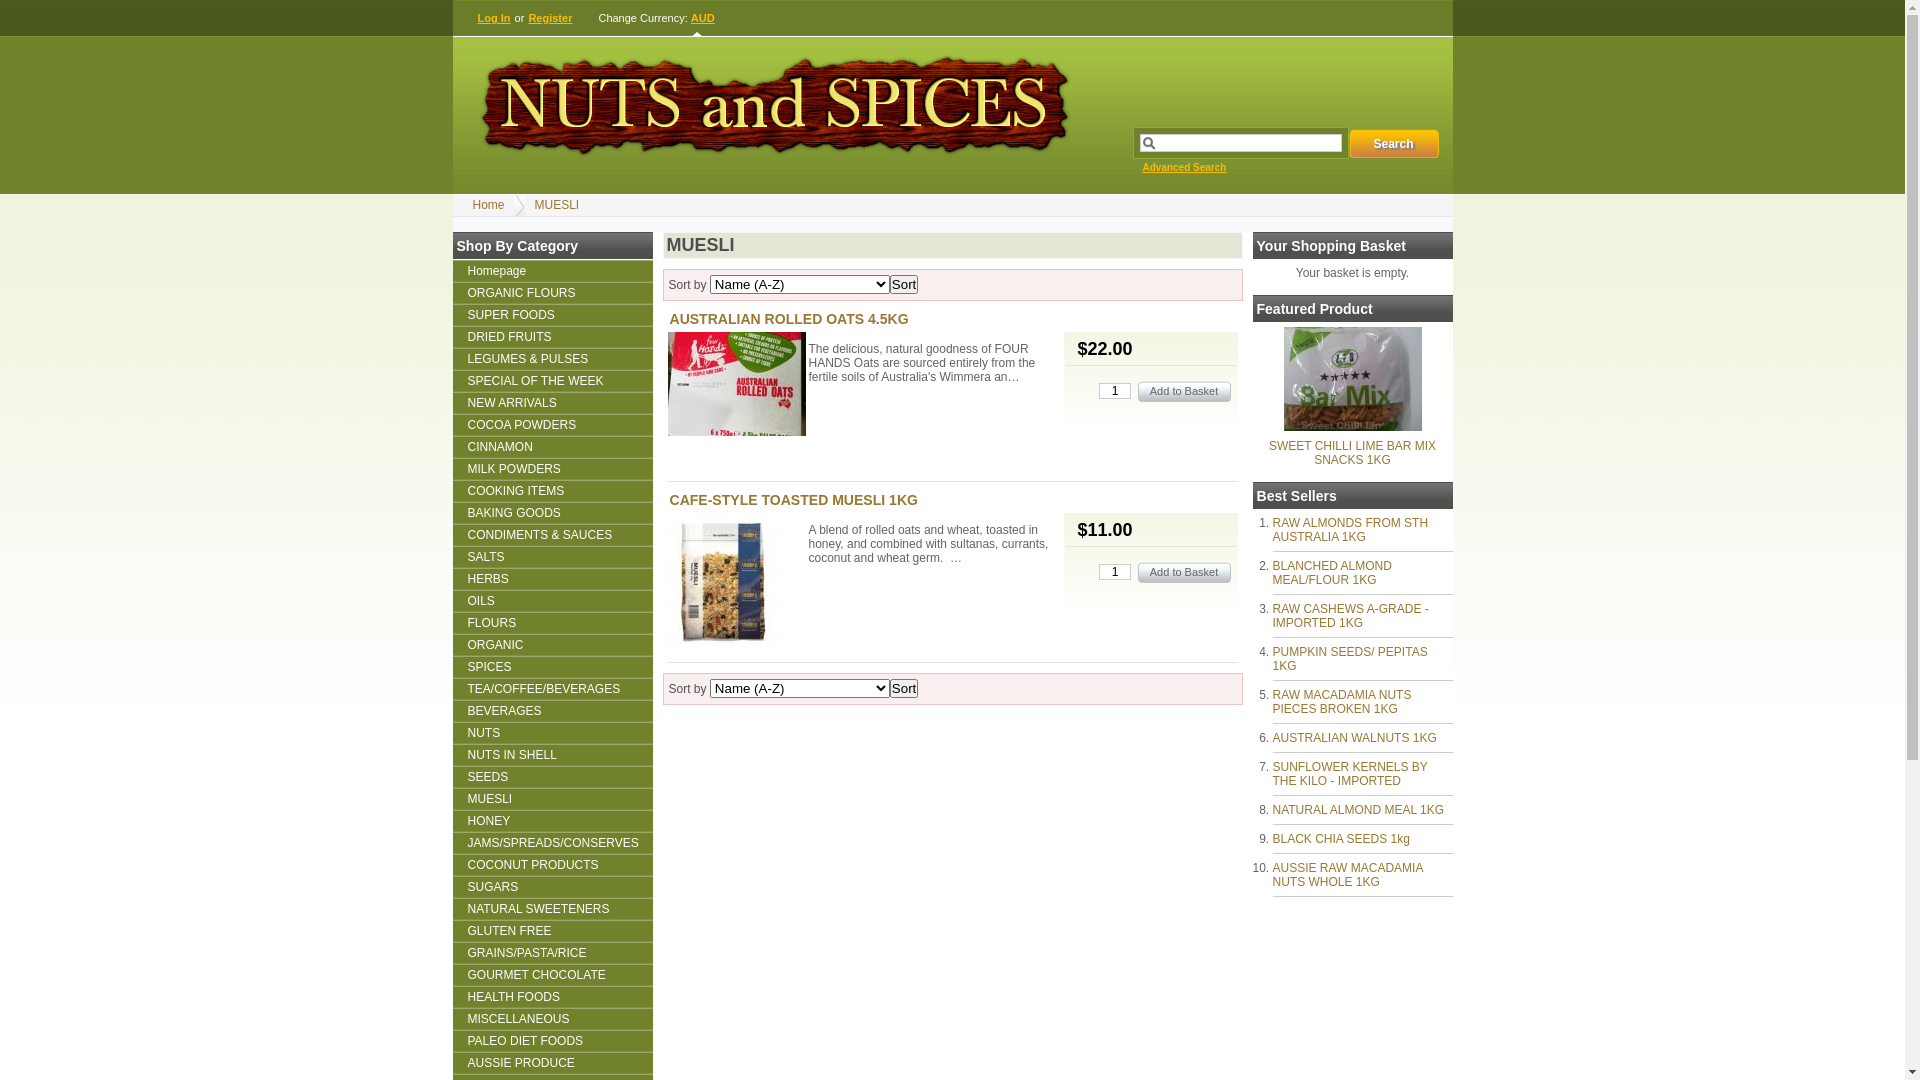 The width and height of the screenshot is (1920, 1080). I want to click on 'SPICES', so click(552, 667).